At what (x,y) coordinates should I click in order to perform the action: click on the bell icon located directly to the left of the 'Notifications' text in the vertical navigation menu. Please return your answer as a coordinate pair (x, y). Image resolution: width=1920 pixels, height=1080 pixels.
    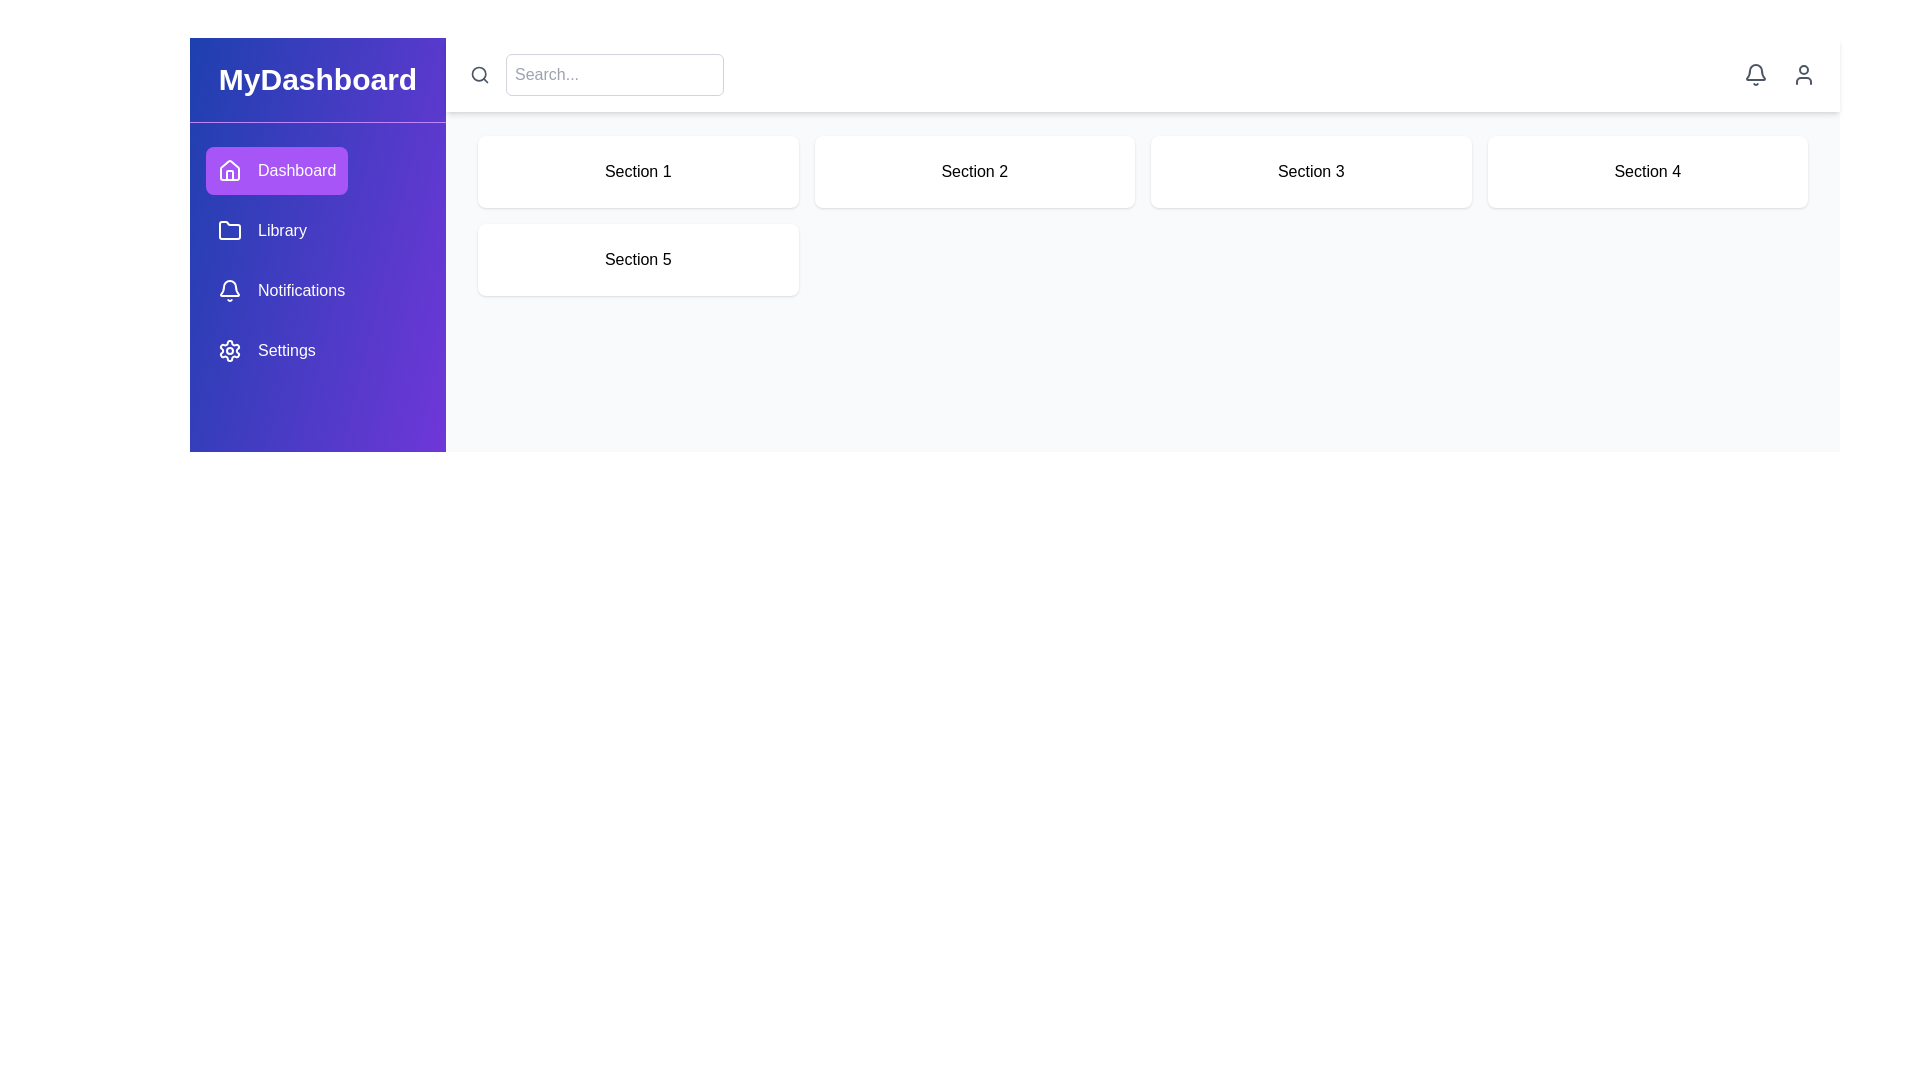
    Looking at the image, I should click on (230, 290).